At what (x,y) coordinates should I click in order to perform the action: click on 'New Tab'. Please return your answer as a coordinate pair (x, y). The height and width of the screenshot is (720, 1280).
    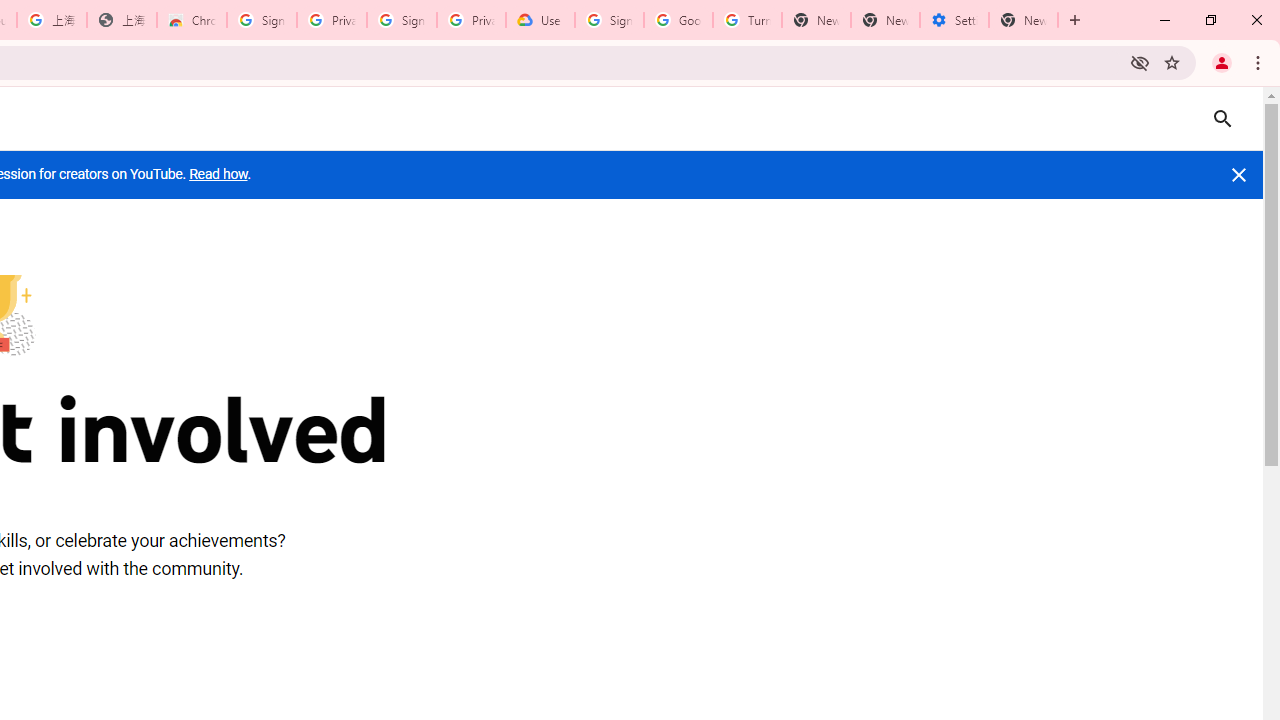
    Looking at the image, I should click on (1024, 20).